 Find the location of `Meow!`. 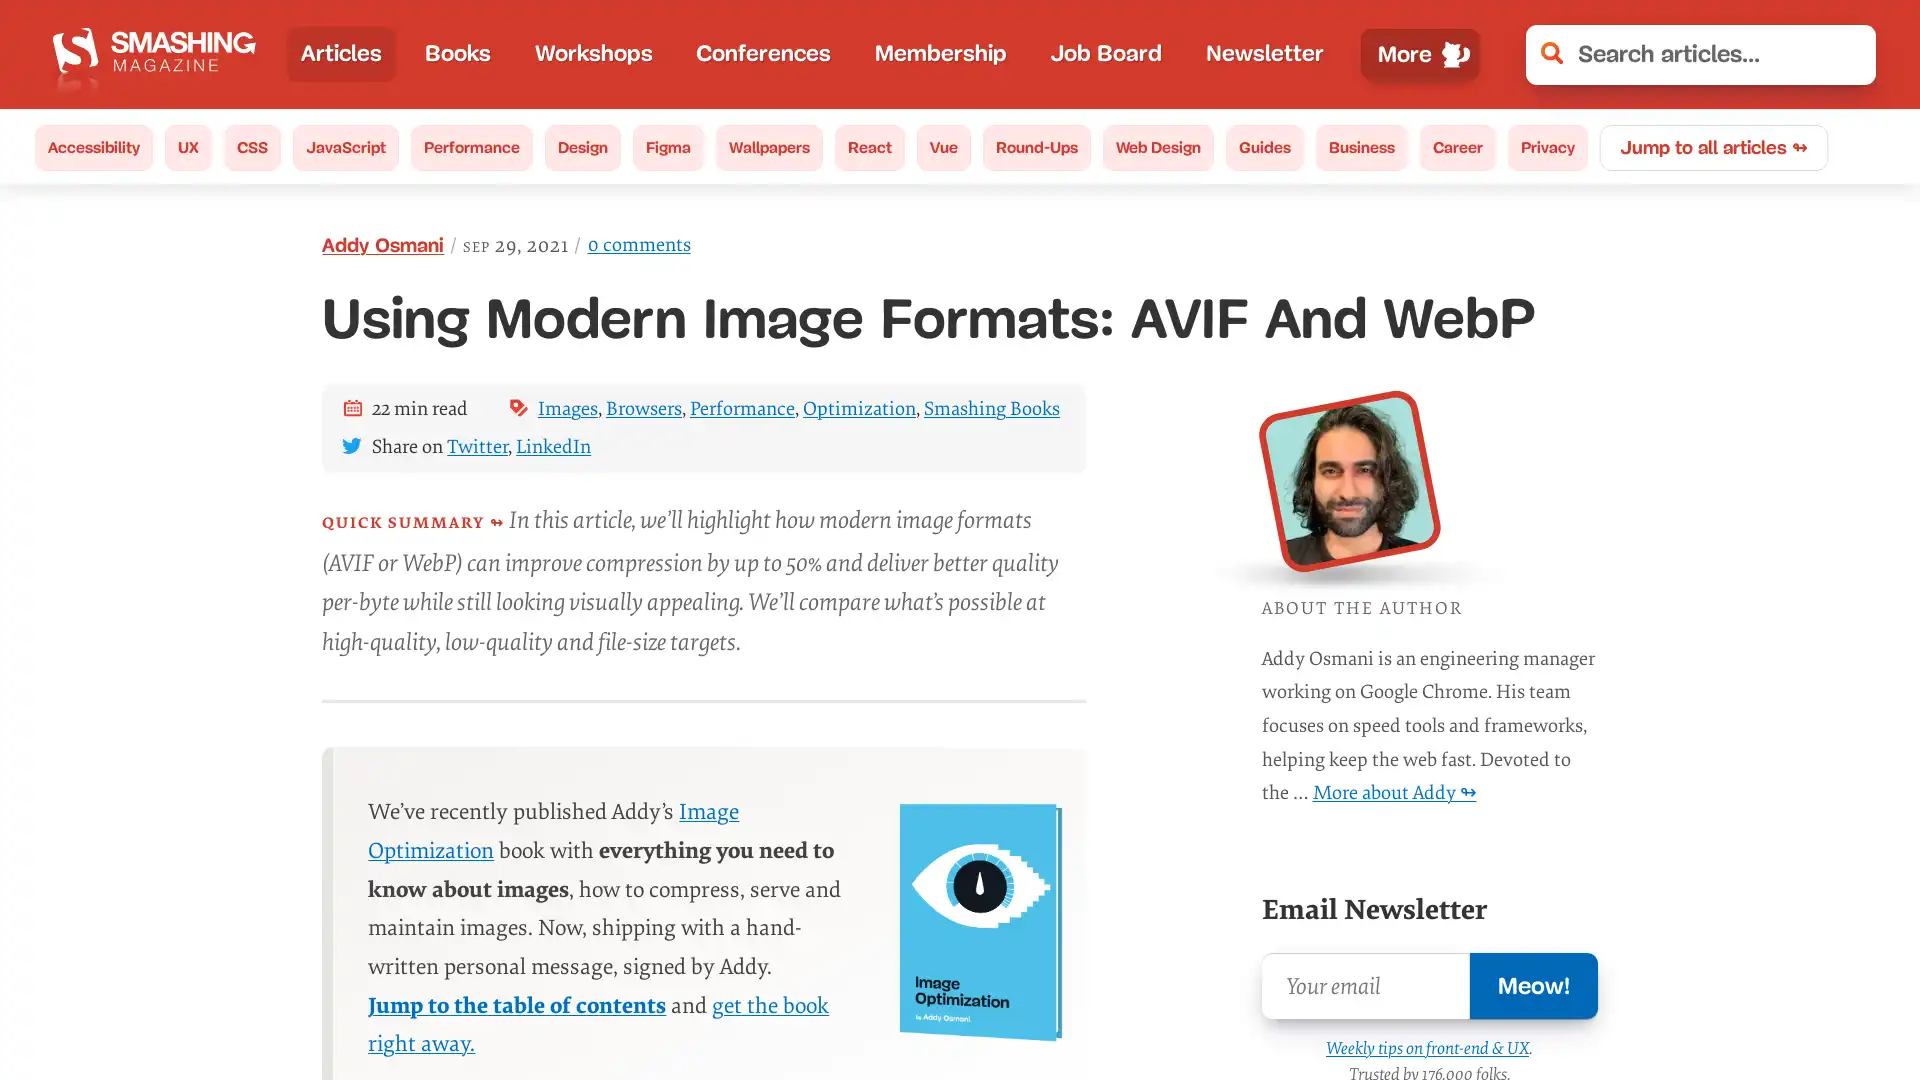

Meow! is located at coordinates (1531, 984).